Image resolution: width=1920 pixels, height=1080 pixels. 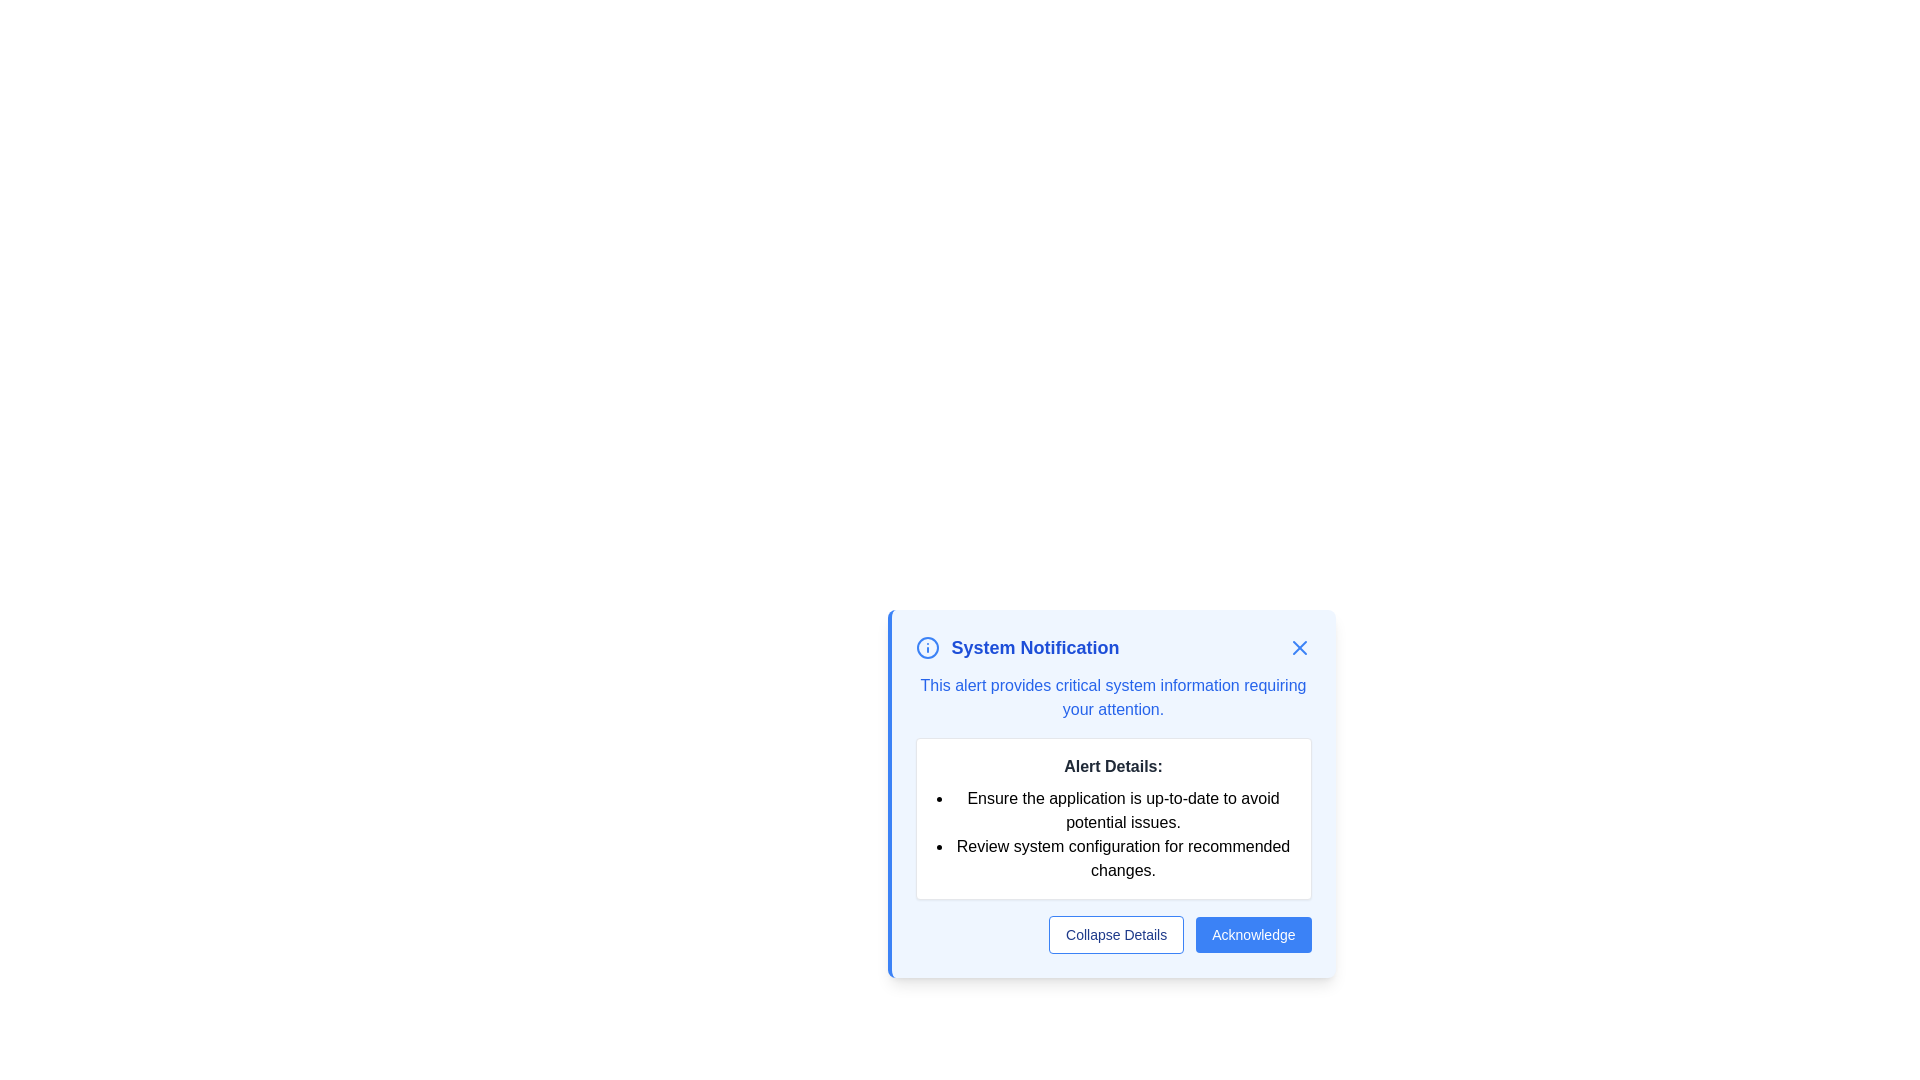 I want to click on the blue close button icon located in the top-right corner of the notification header, adjacent to 'System Notification', to observe the color change, so click(x=1299, y=648).